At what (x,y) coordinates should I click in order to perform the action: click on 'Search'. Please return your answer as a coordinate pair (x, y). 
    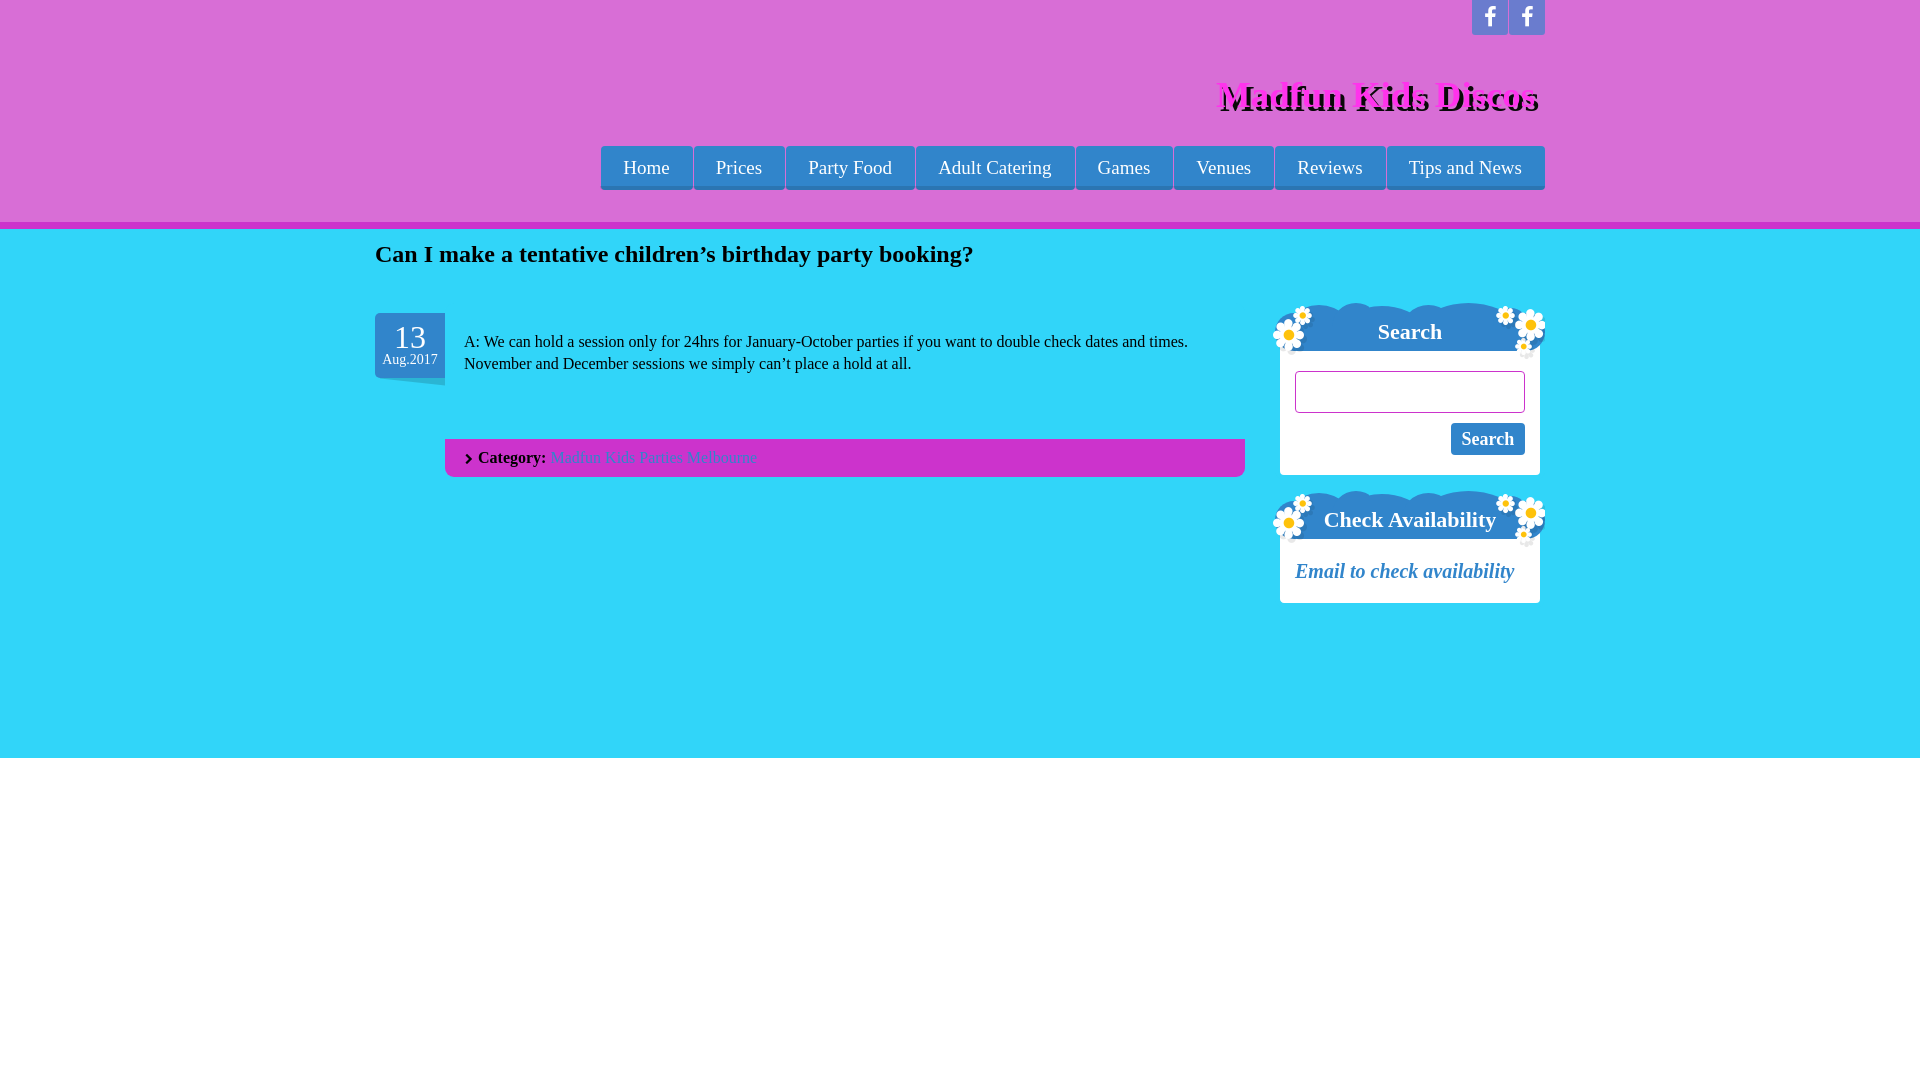
    Looking at the image, I should click on (1488, 438).